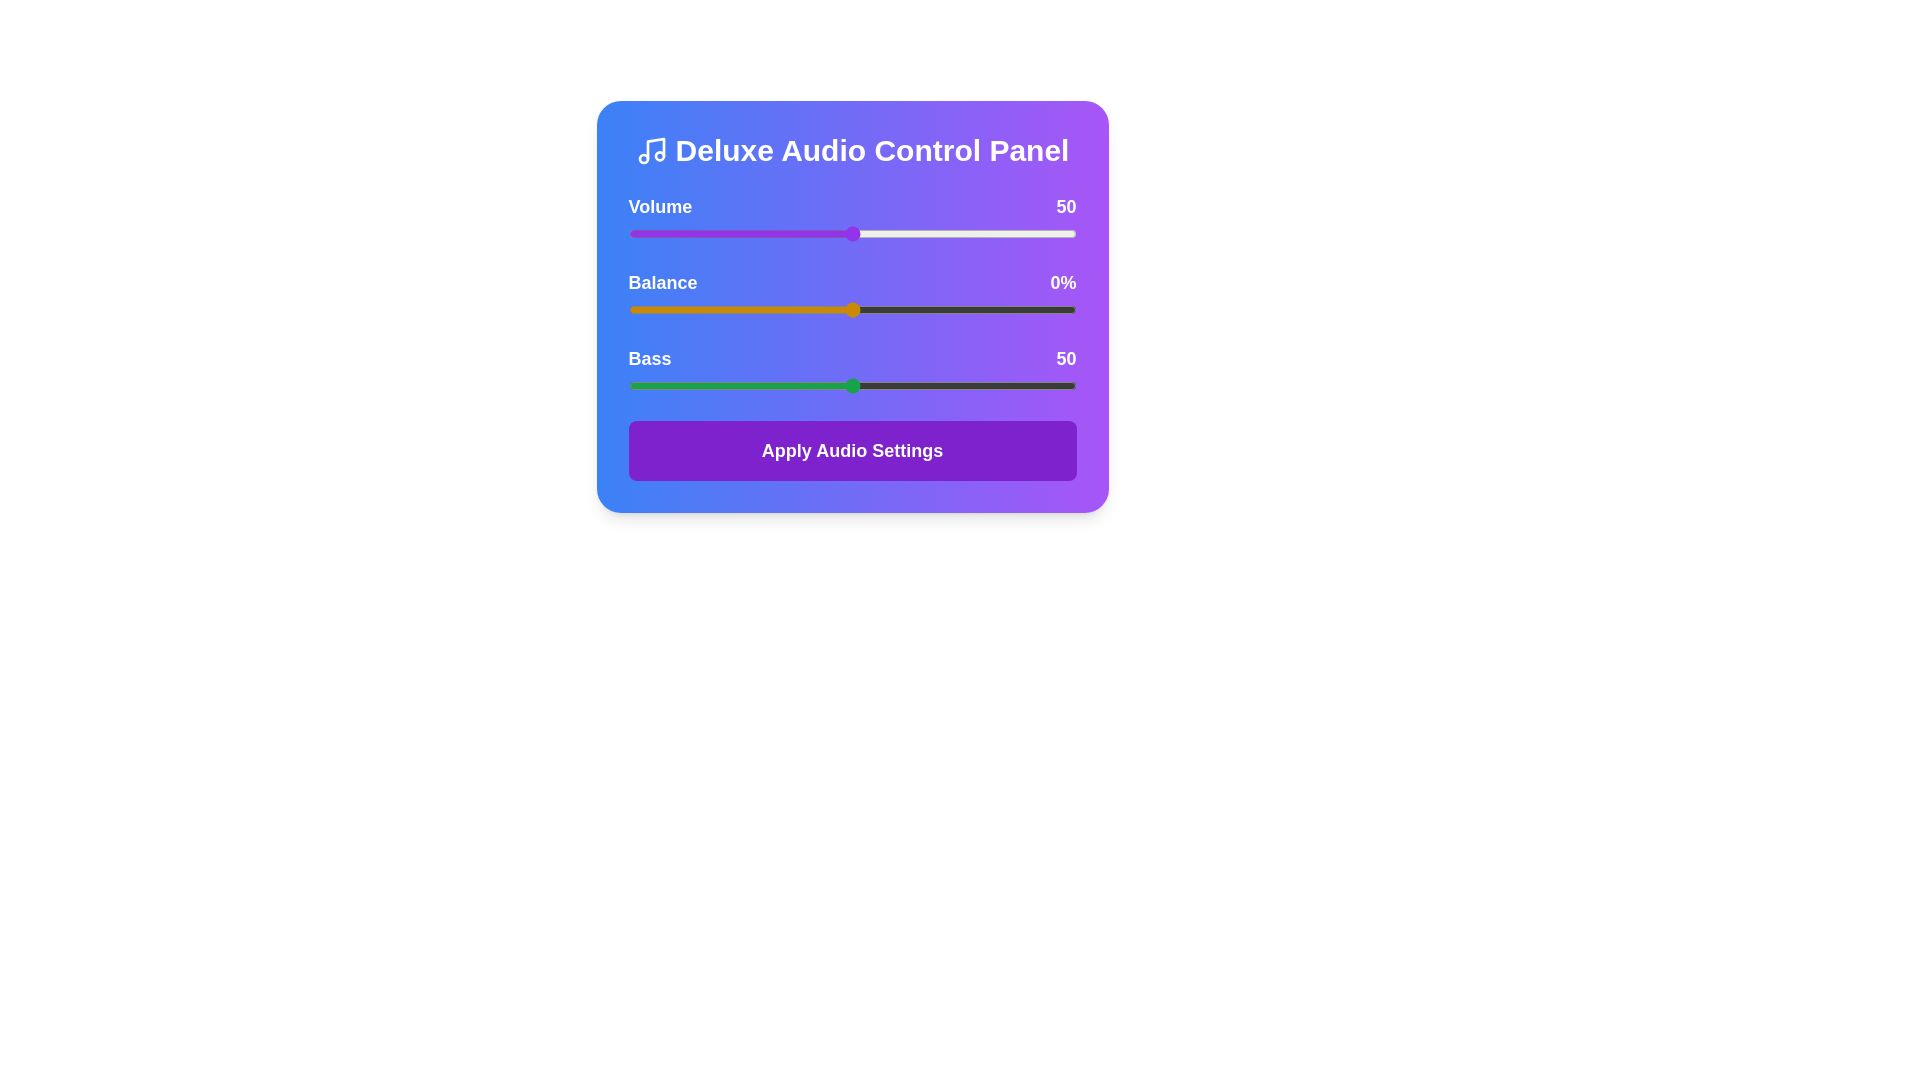 Image resolution: width=1920 pixels, height=1080 pixels. I want to click on balance, so click(734, 309).